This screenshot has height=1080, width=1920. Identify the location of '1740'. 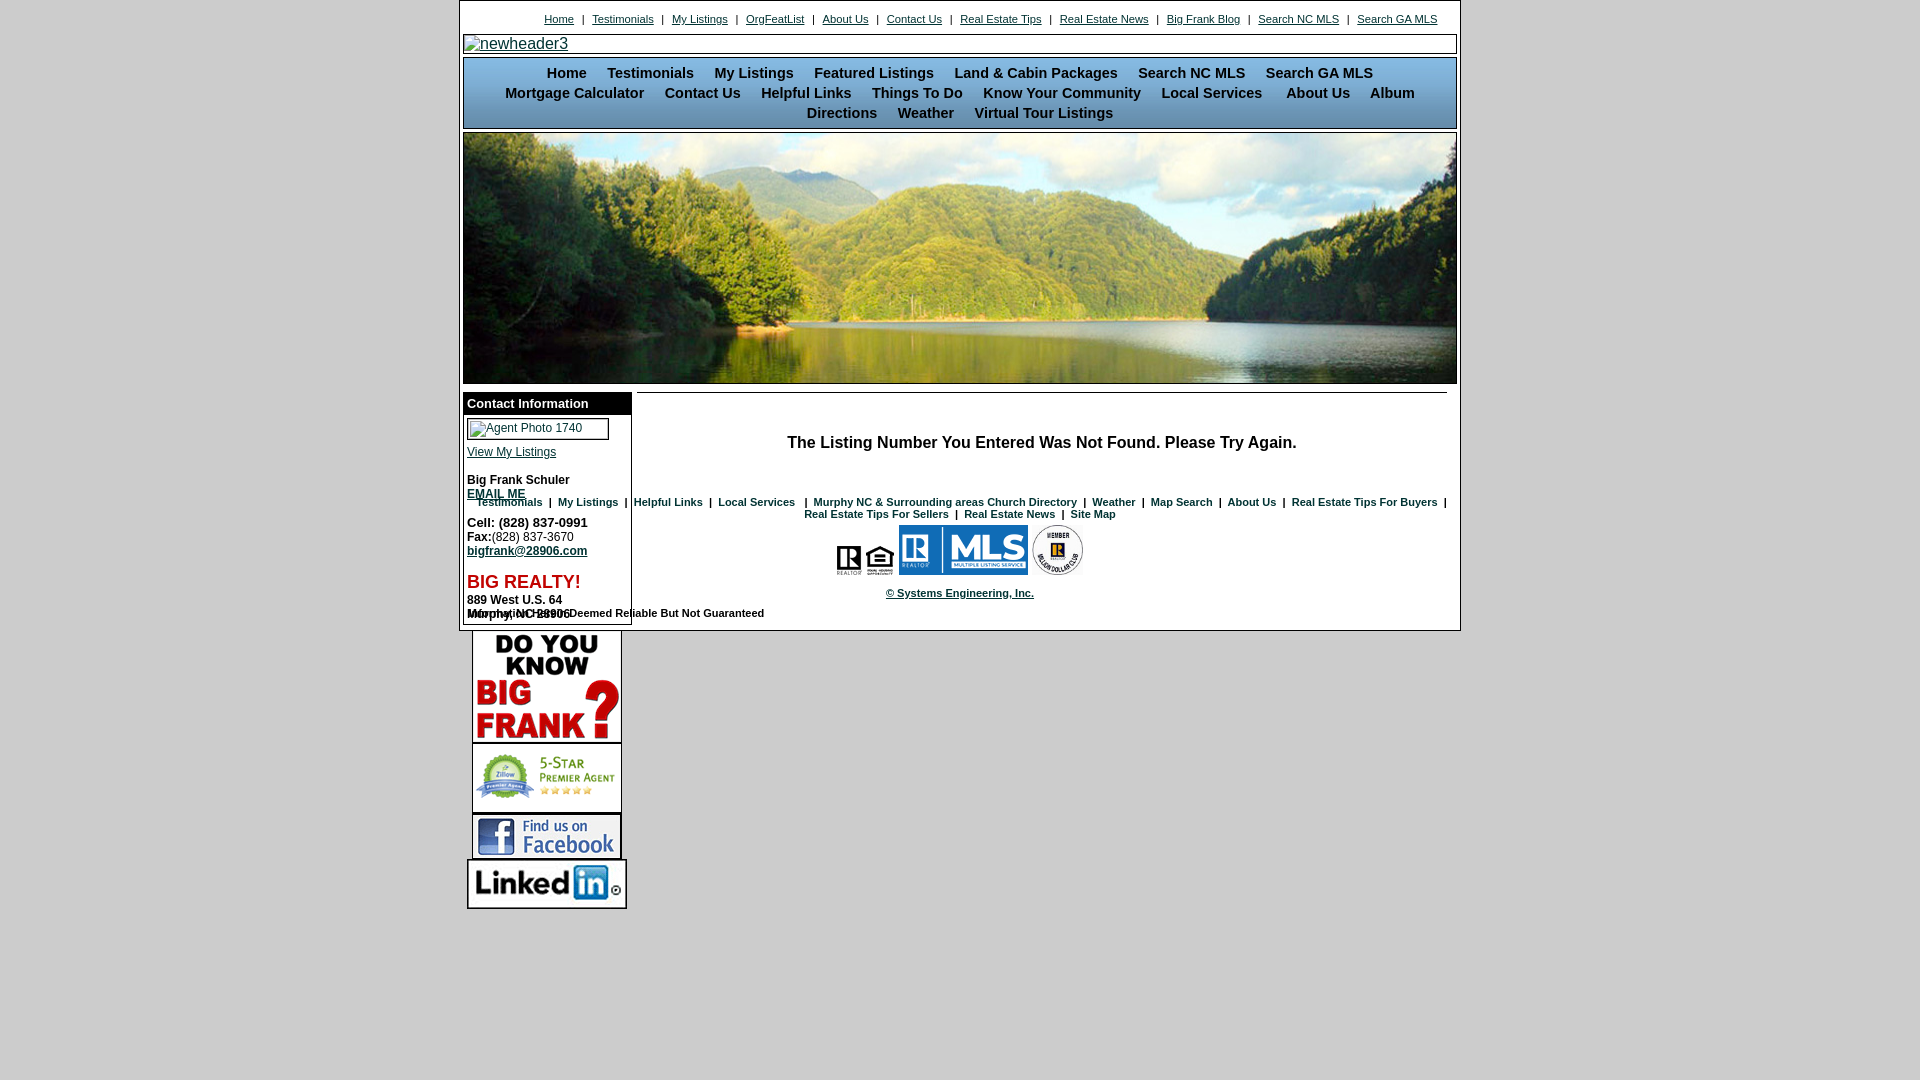
(537, 427).